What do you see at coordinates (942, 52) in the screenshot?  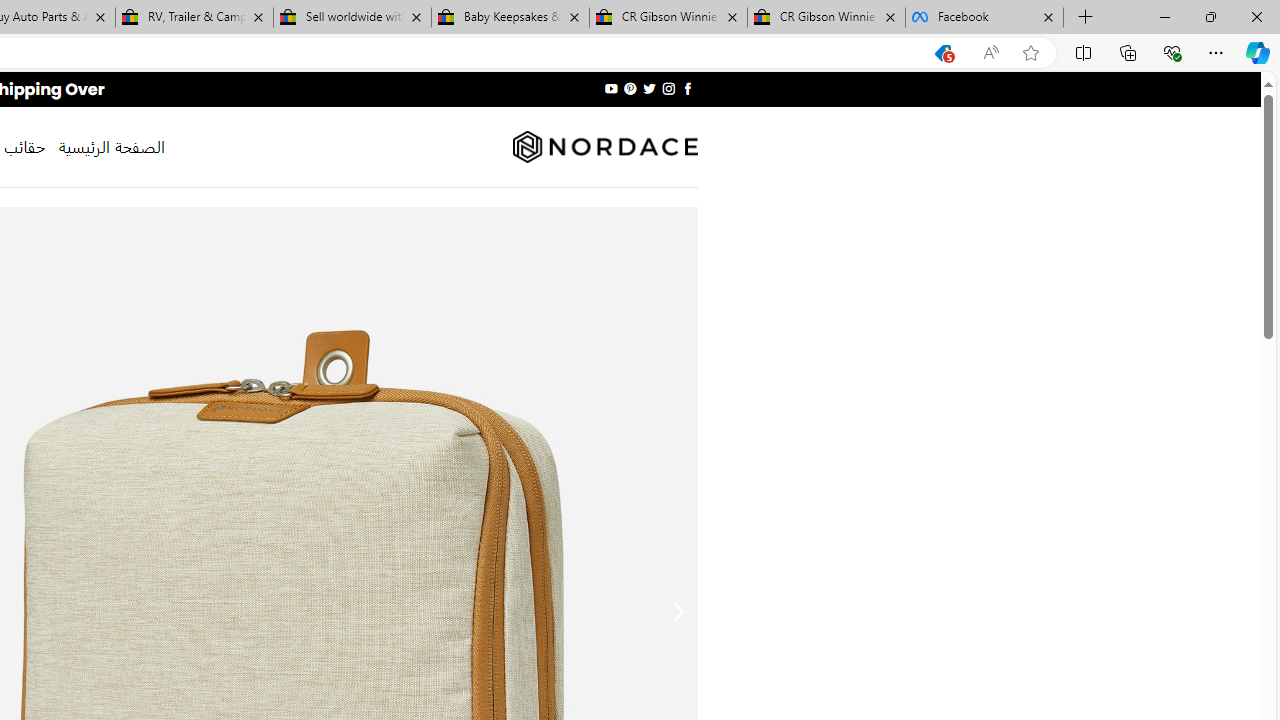 I see `'You have the best price!'` at bounding box center [942, 52].